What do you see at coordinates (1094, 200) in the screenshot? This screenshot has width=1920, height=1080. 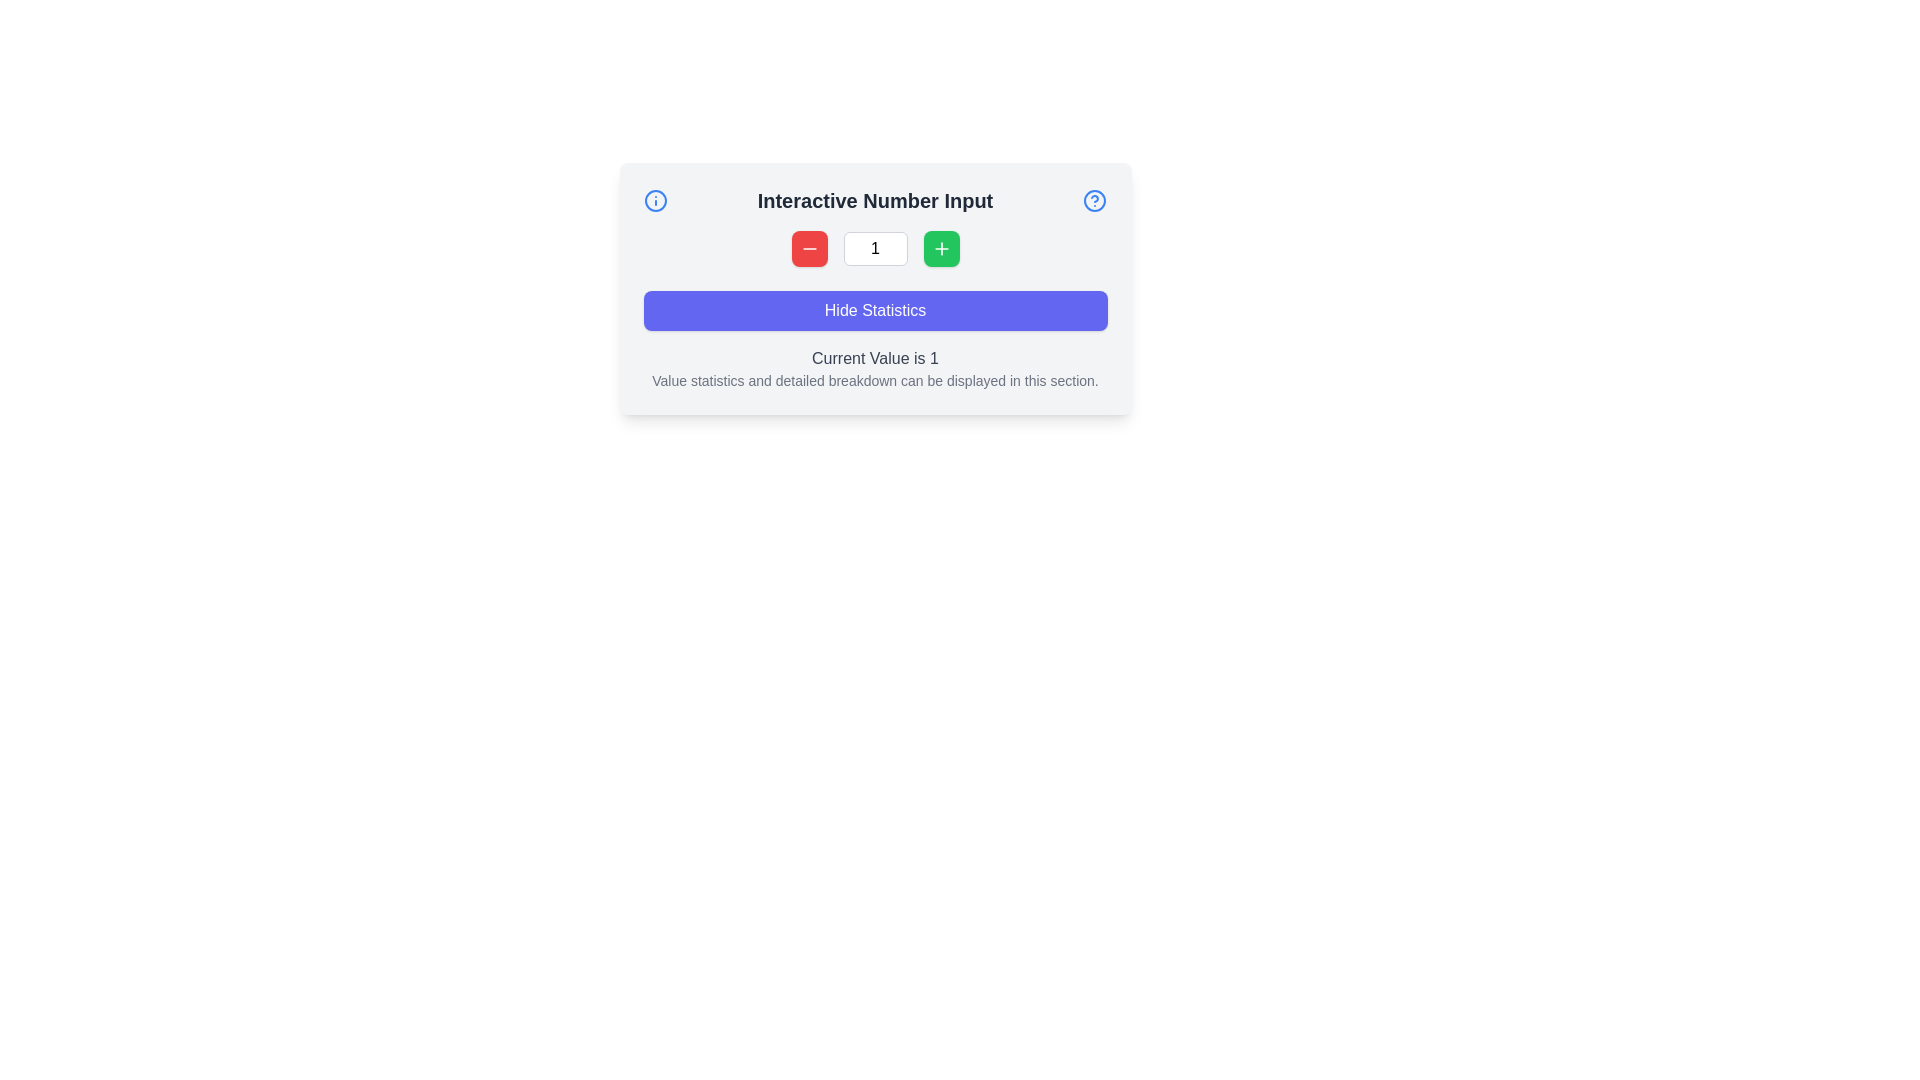 I see `the outer circular component of the blue help icon located in the top-left corner of the card-like UI panel` at bounding box center [1094, 200].